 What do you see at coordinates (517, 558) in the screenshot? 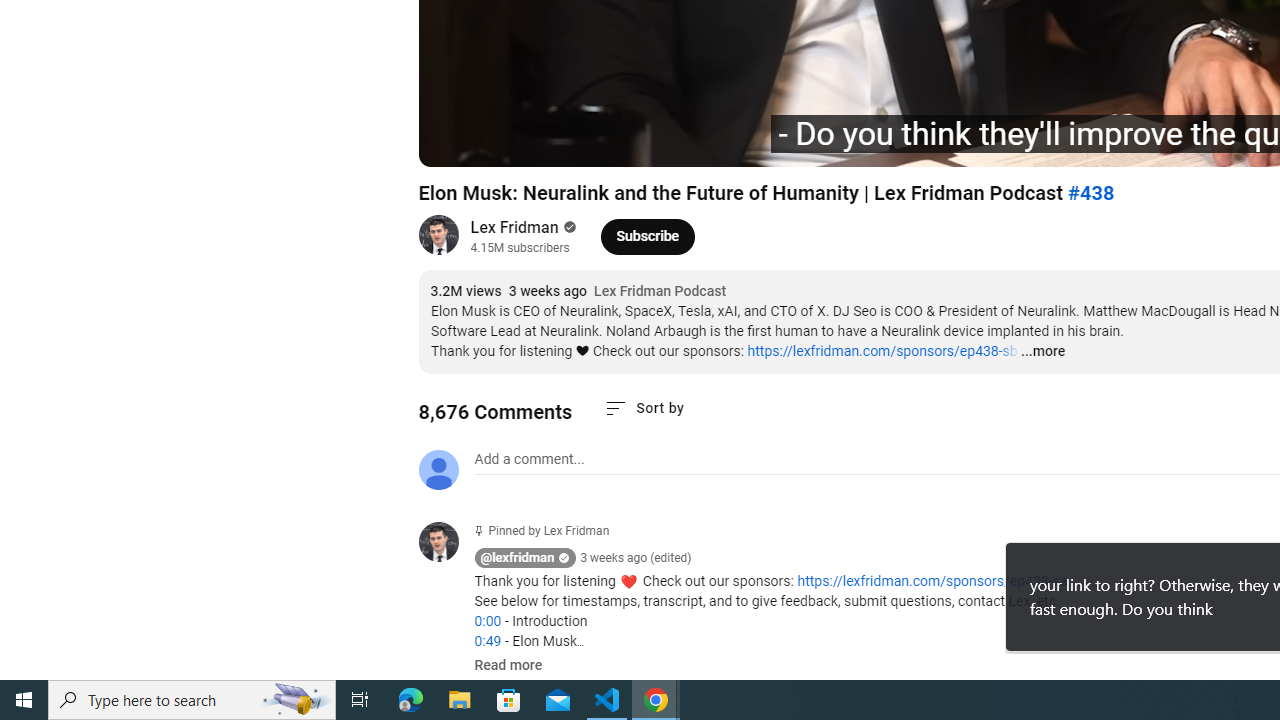
I see `'@lexfridman'` at bounding box center [517, 558].